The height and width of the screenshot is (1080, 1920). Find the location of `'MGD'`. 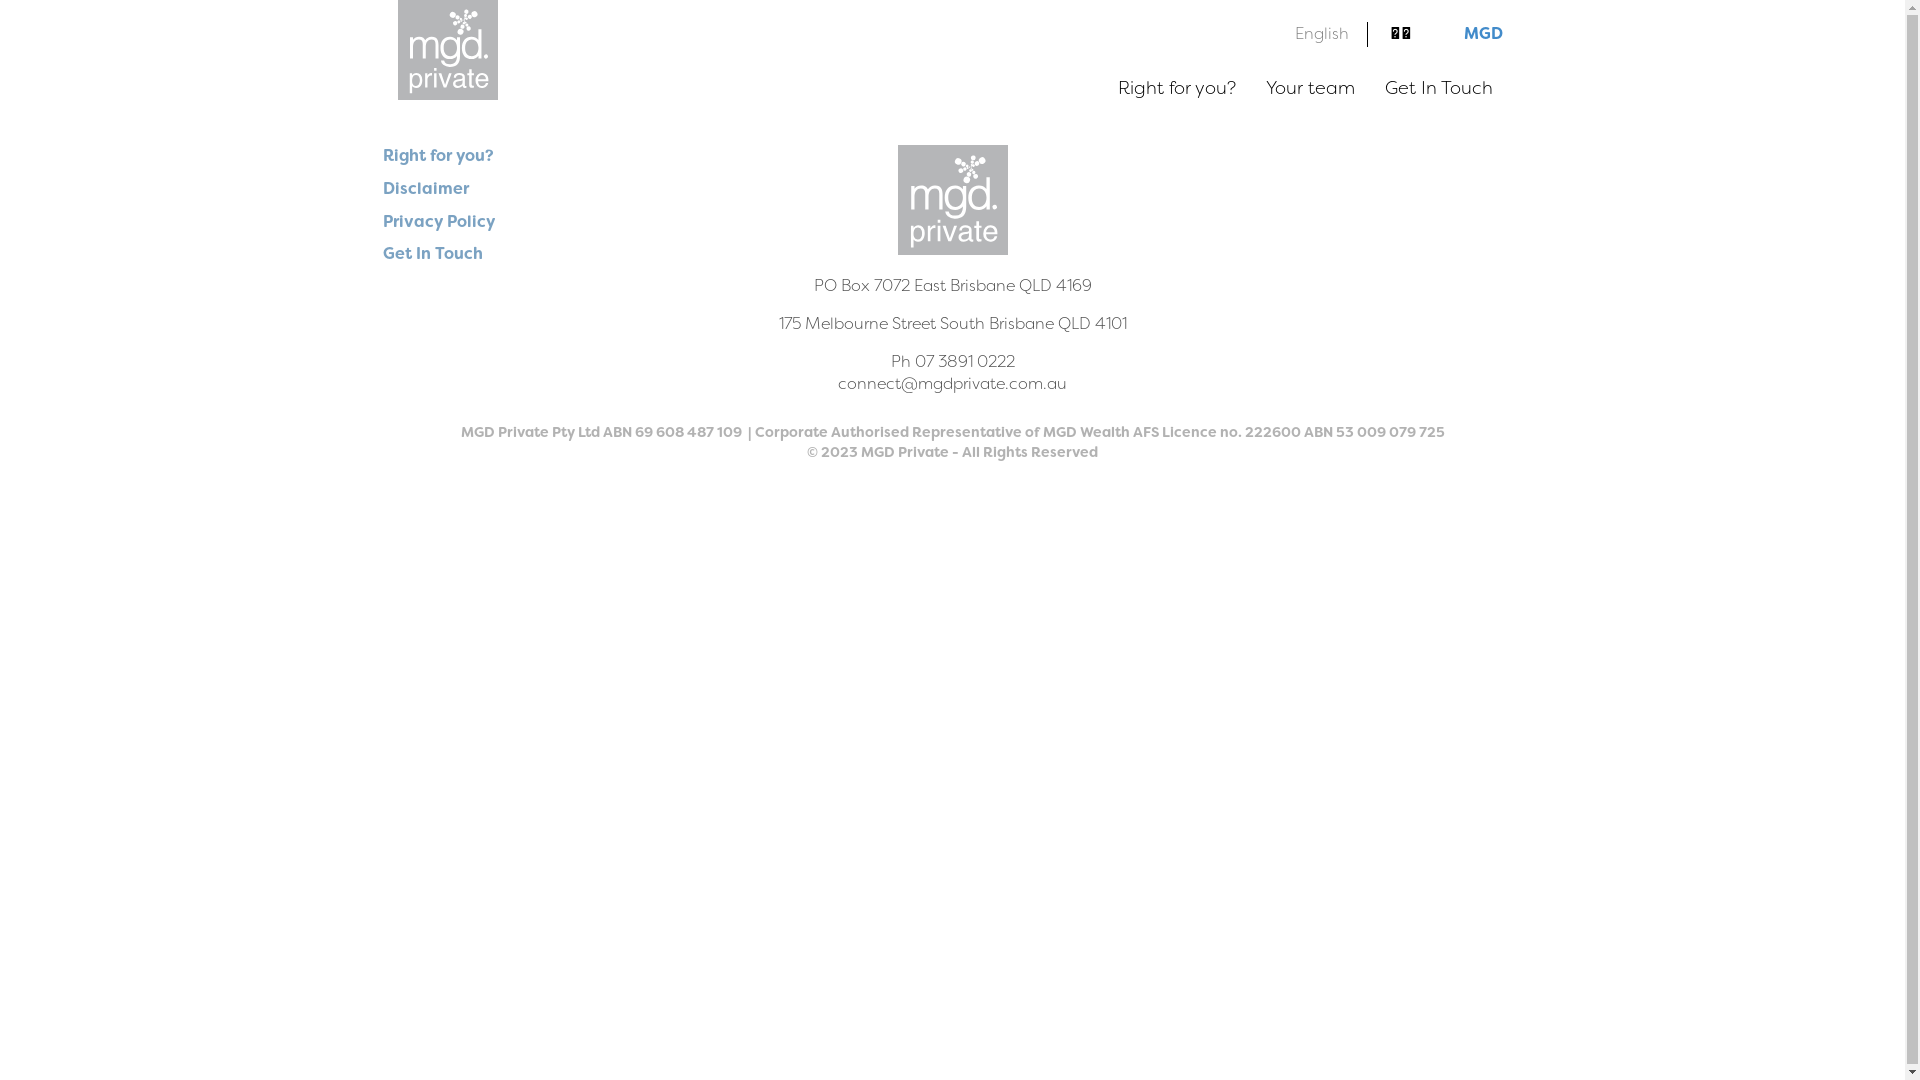

'MGD' is located at coordinates (1483, 34).